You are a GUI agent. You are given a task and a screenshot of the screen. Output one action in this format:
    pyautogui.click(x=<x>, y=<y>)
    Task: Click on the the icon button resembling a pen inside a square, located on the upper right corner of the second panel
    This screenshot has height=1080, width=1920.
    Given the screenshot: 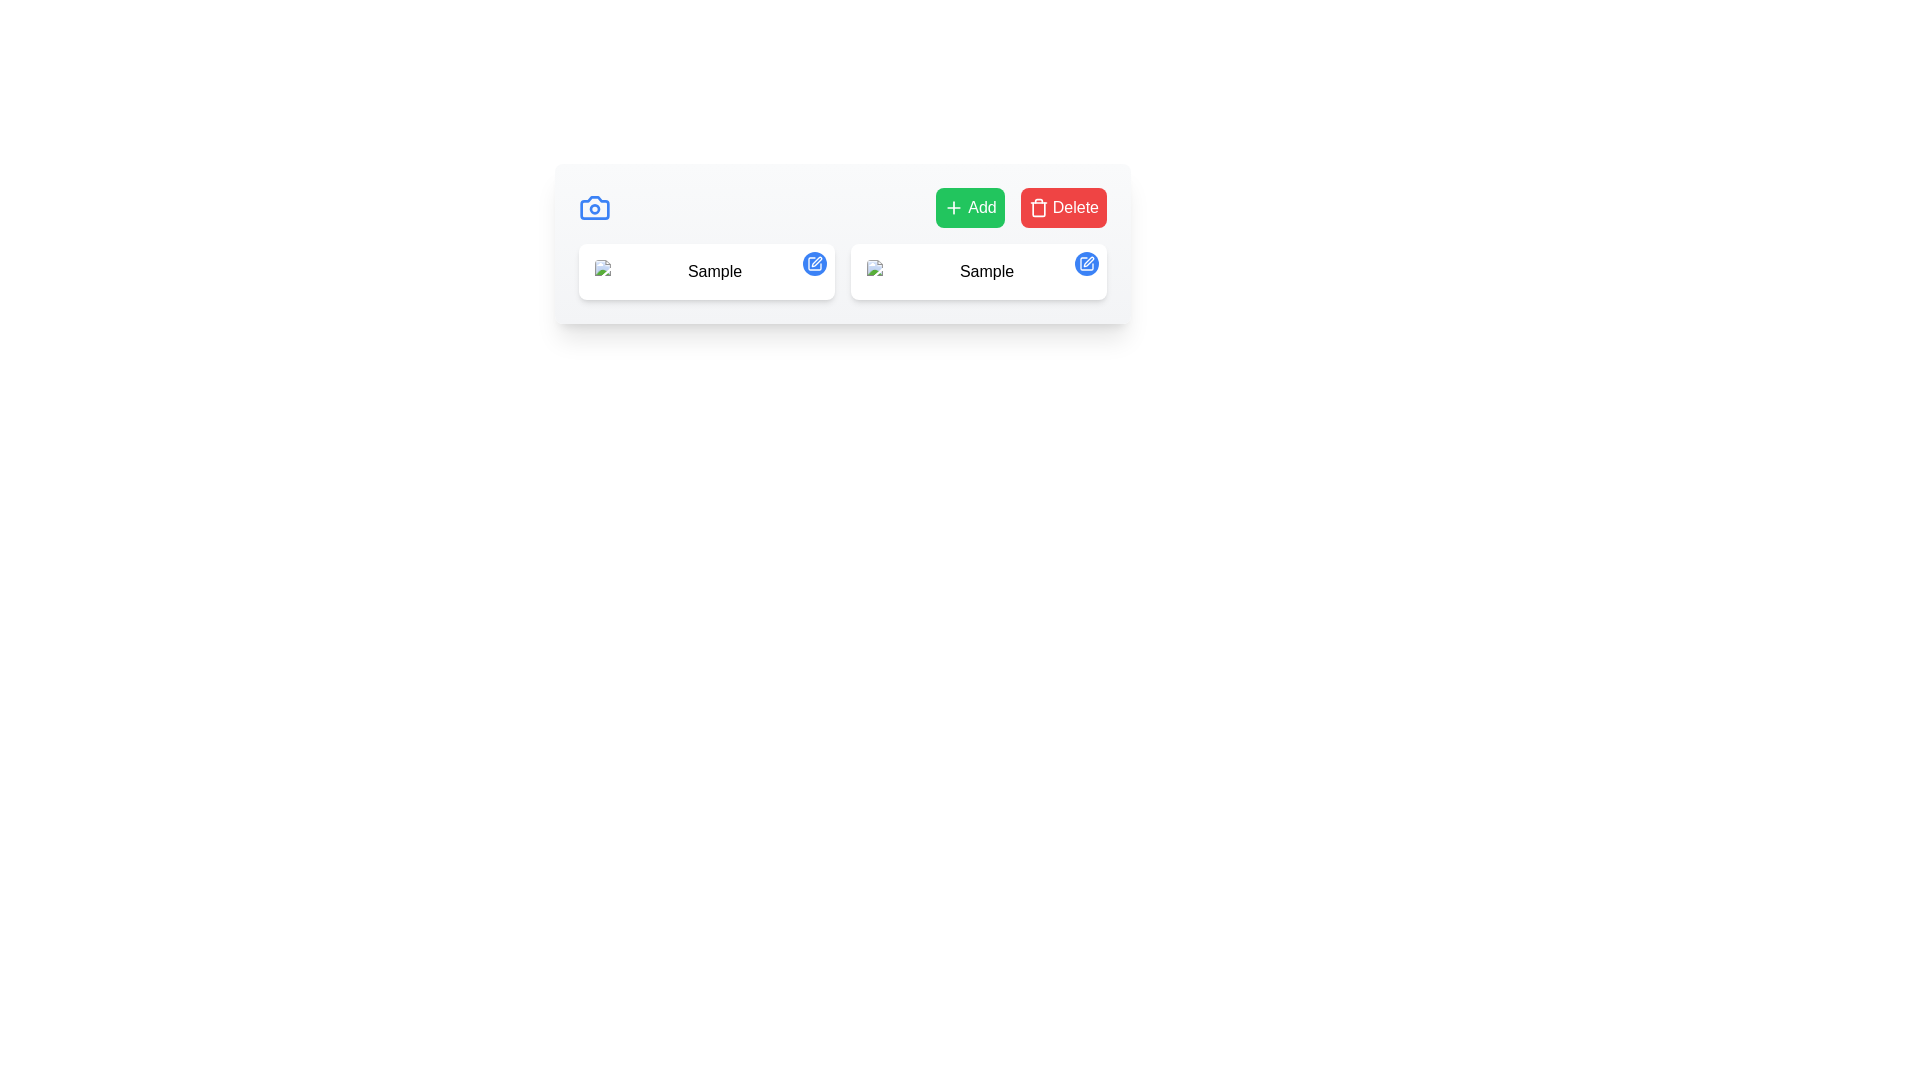 What is the action you would take?
    pyautogui.click(x=815, y=262)
    